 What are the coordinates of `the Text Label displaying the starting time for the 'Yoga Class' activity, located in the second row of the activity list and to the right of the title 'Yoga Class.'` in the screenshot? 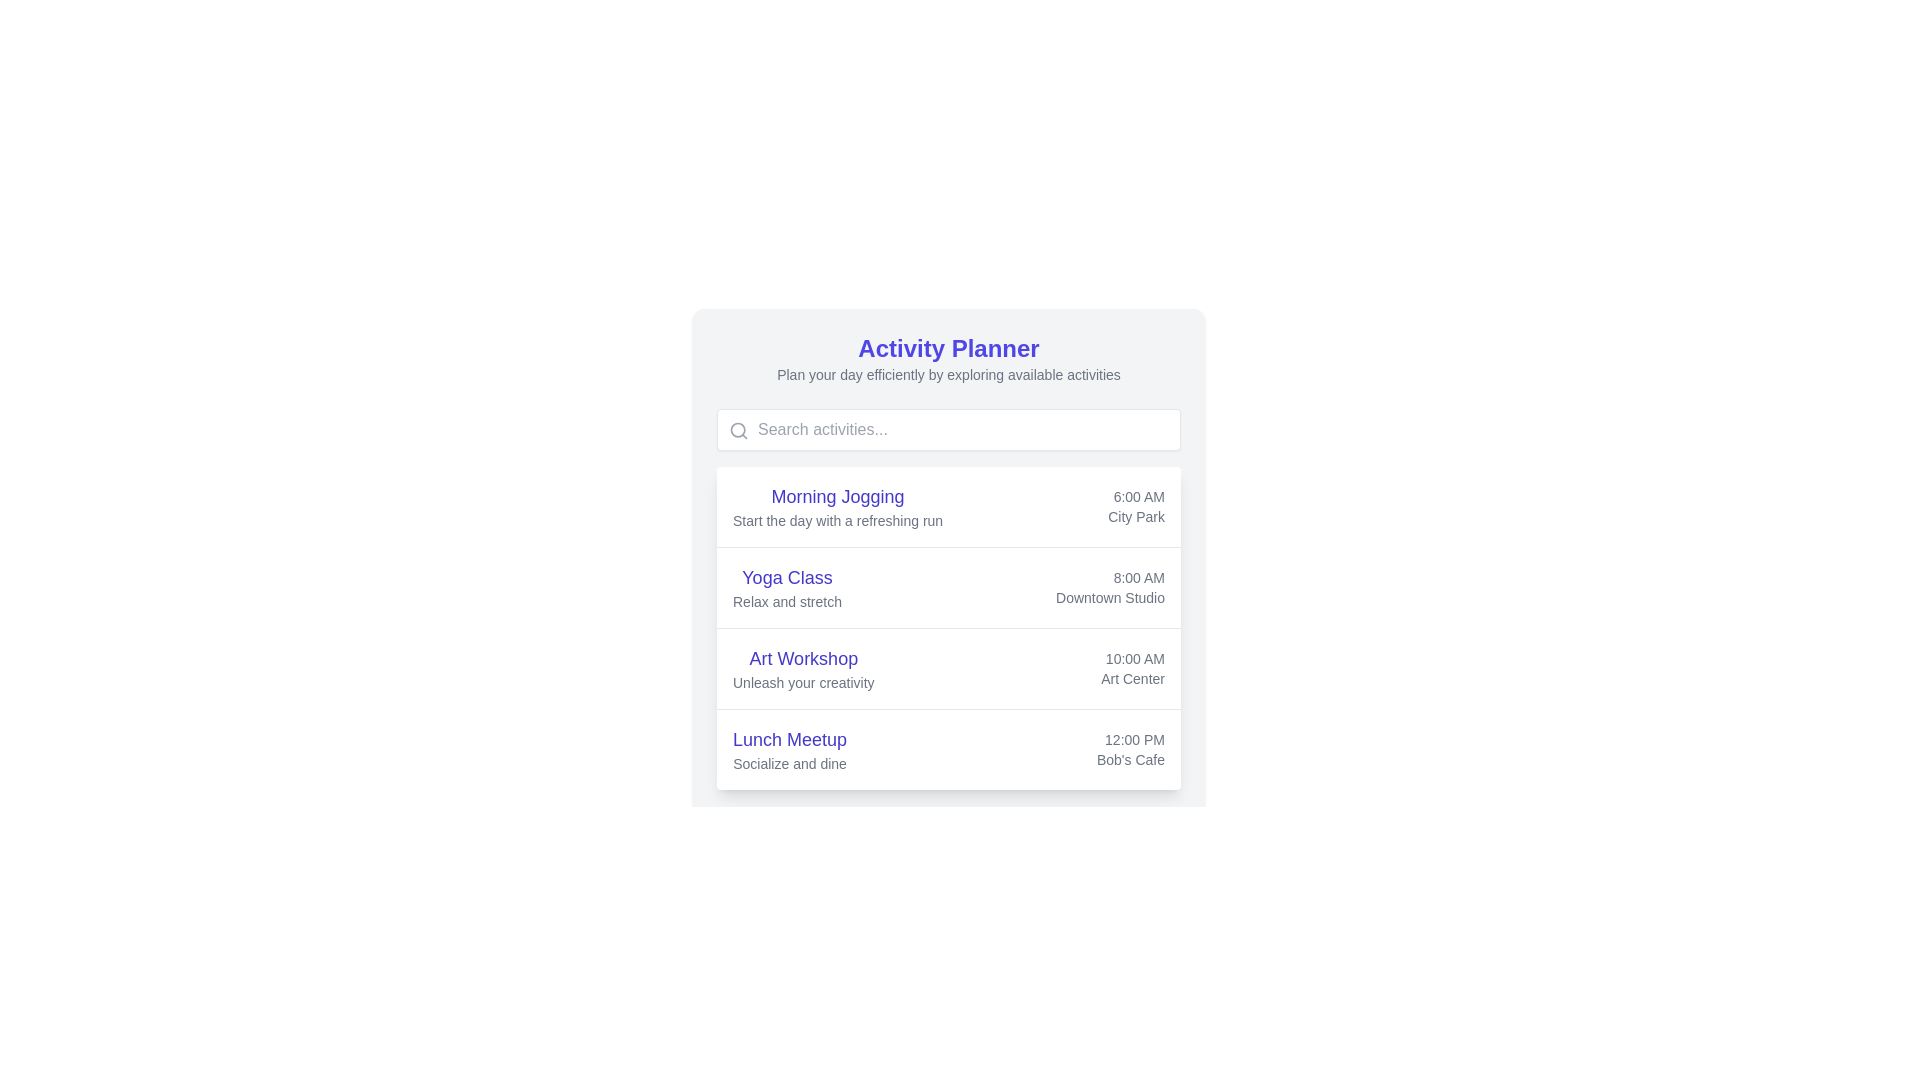 It's located at (1109, 578).